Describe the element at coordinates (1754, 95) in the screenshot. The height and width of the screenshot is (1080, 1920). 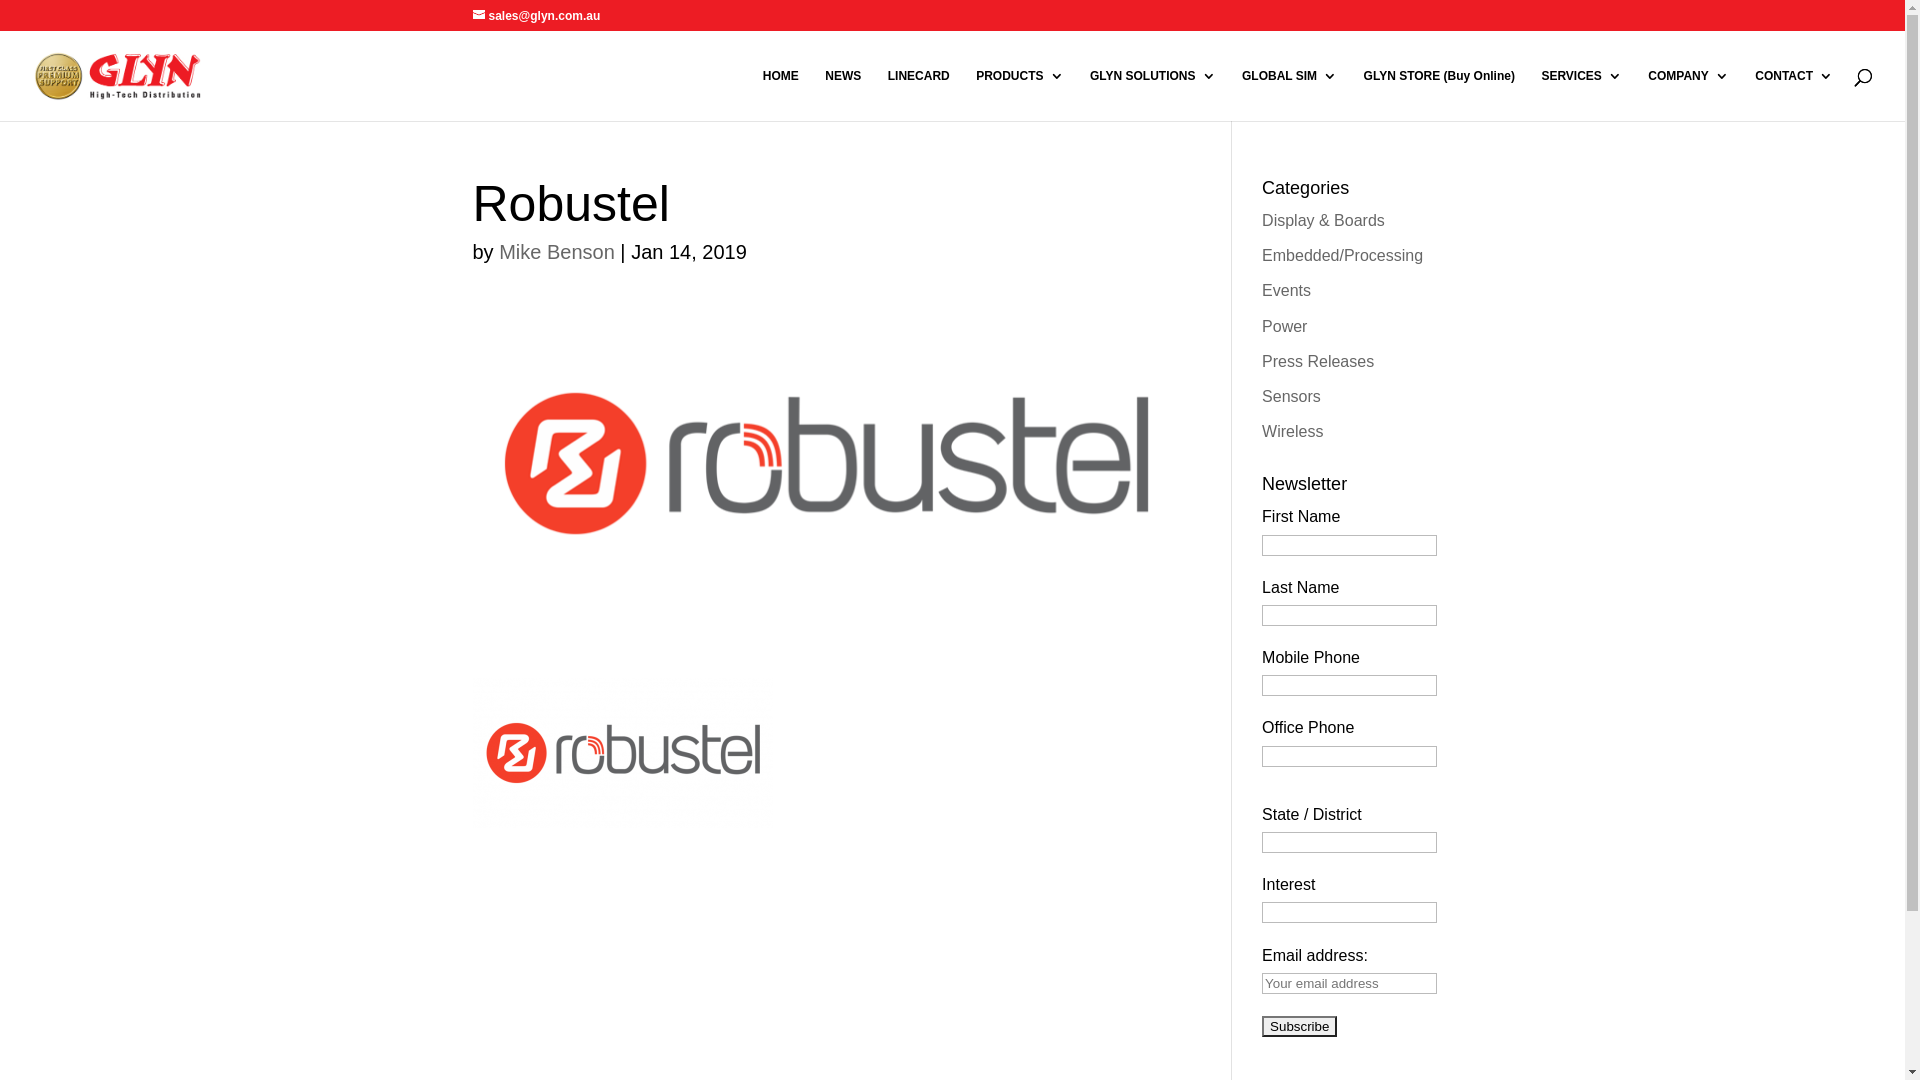
I see `'CONTACT'` at that location.